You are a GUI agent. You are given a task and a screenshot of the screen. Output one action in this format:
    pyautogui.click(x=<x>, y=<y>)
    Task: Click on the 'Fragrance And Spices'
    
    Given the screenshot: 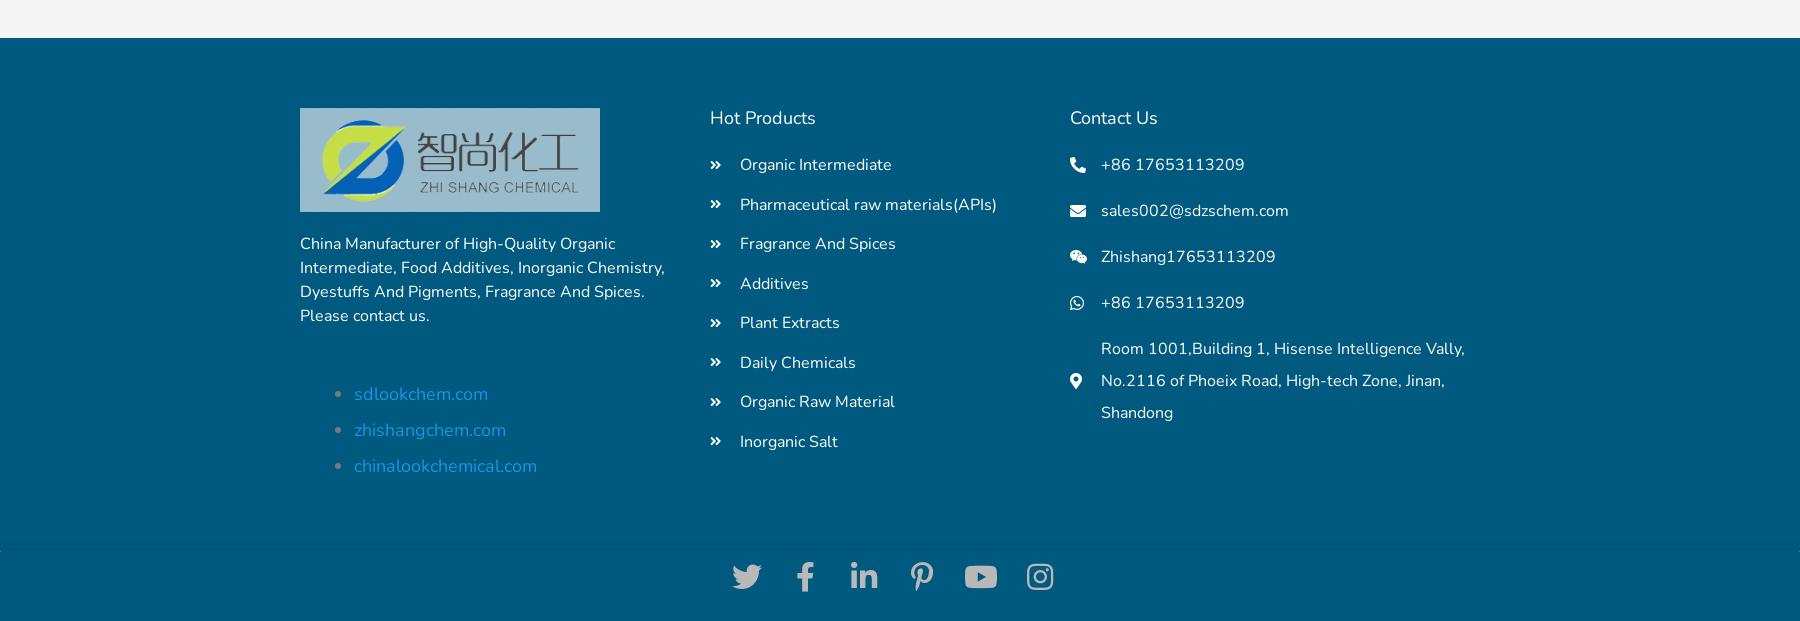 What is the action you would take?
    pyautogui.click(x=817, y=243)
    